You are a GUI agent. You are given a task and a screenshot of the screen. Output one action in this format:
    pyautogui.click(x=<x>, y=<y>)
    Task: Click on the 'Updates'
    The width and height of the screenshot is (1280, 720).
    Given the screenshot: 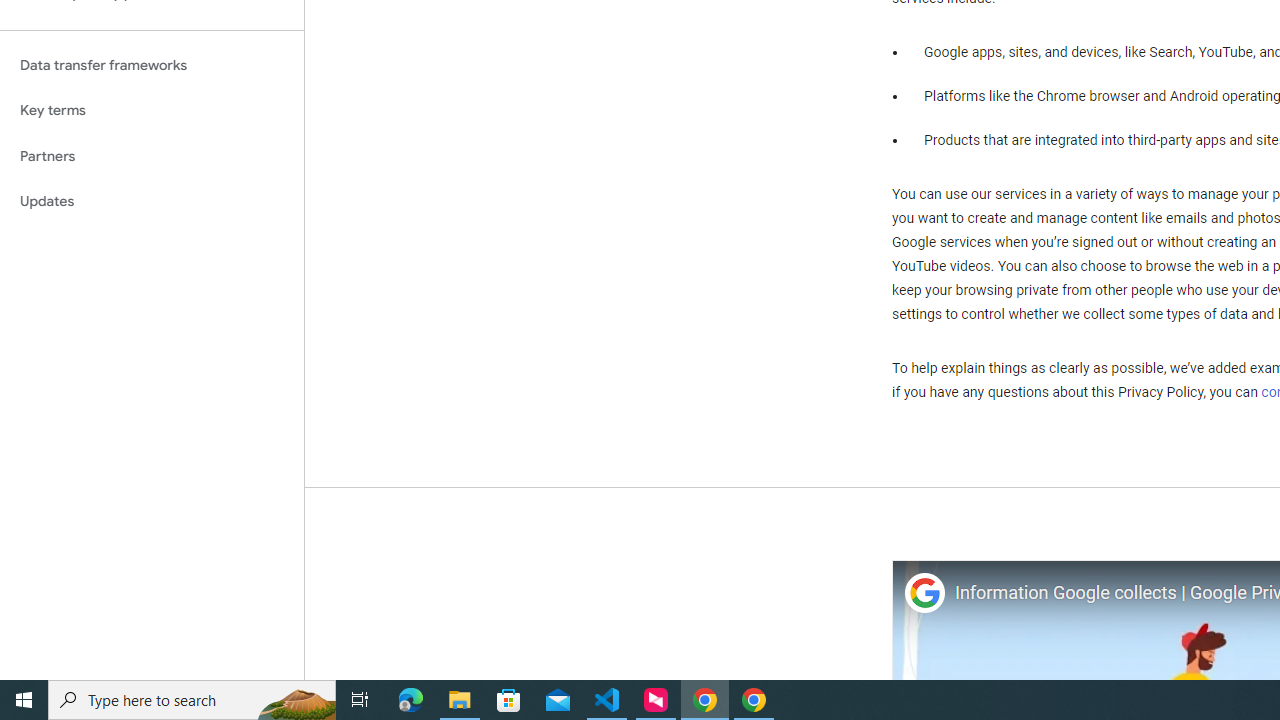 What is the action you would take?
    pyautogui.click(x=151, y=201)
    